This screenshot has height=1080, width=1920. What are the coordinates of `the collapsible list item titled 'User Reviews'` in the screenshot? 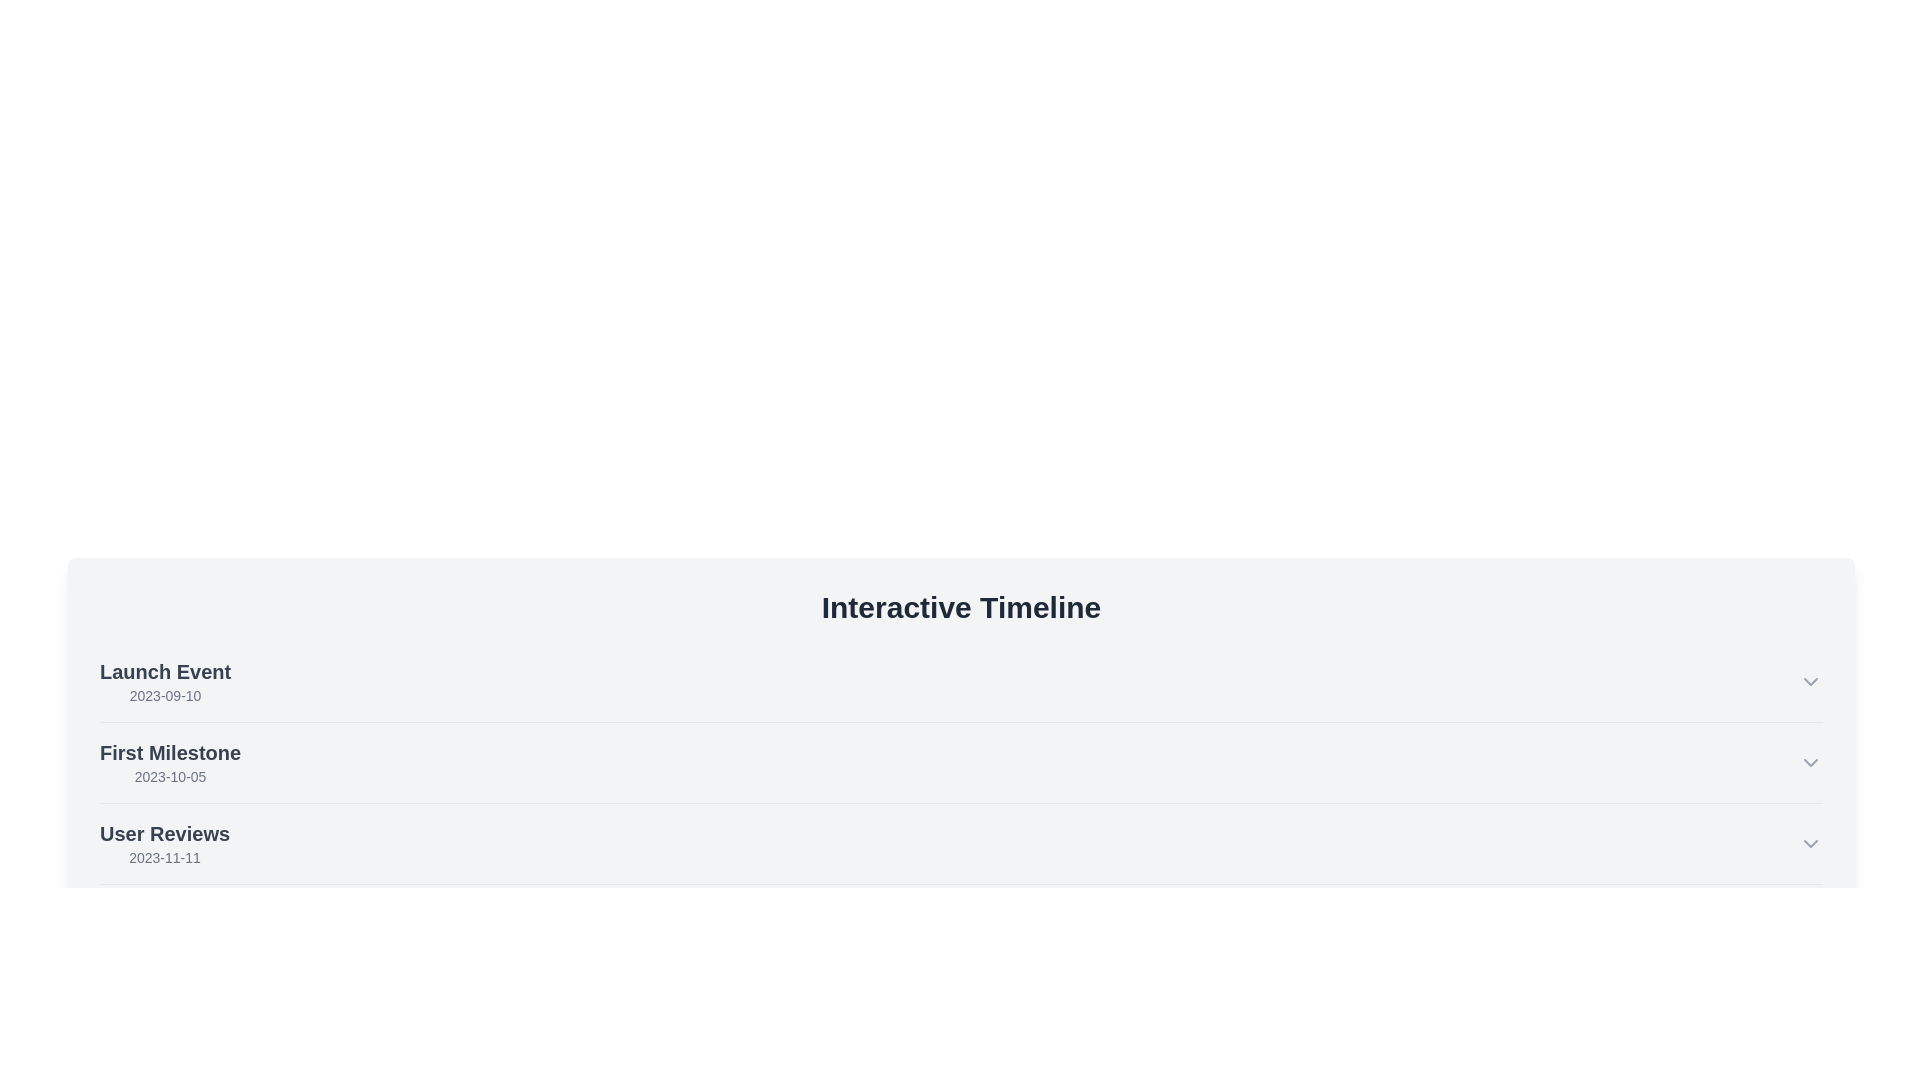 It's located at (961, 844).